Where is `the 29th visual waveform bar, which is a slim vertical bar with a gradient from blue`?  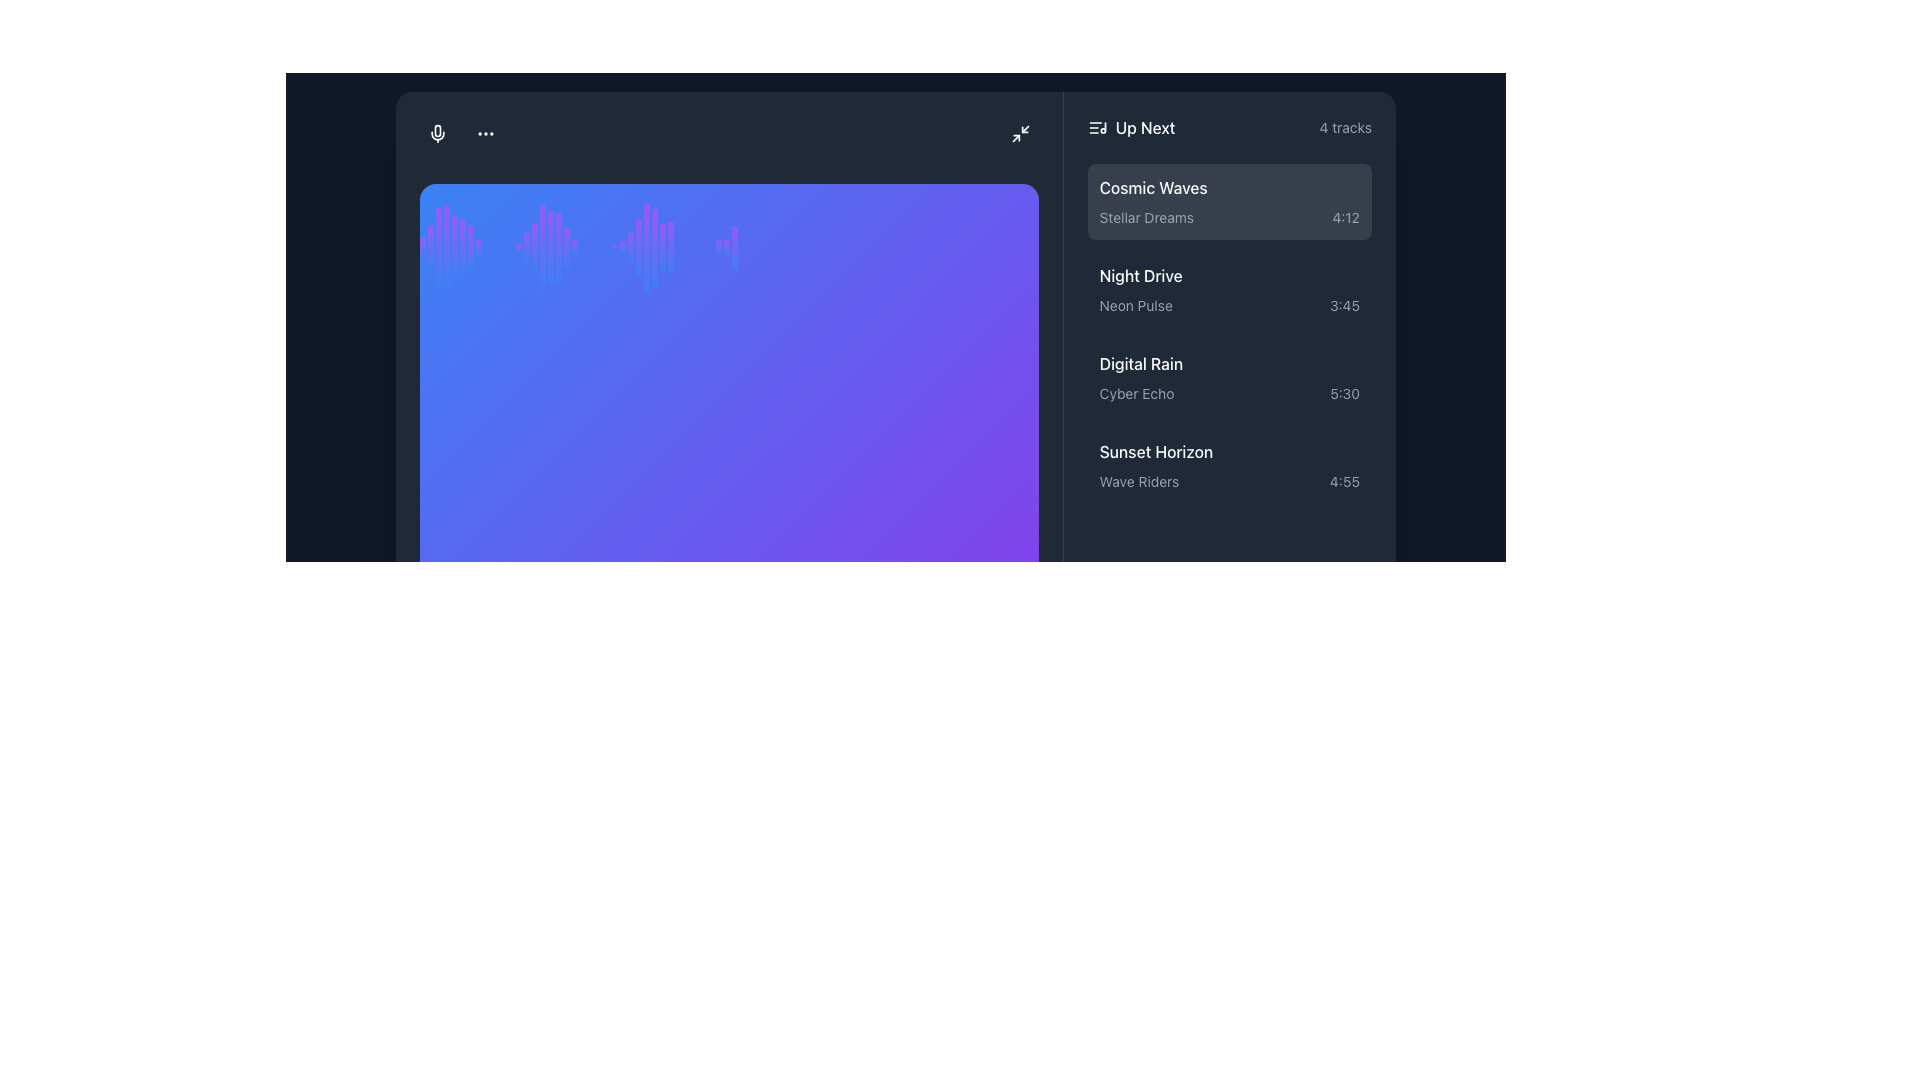 the 29th visual waveform bar, which is a slim vertical bar with a gradient from blue is located at coordinates (637, 246).